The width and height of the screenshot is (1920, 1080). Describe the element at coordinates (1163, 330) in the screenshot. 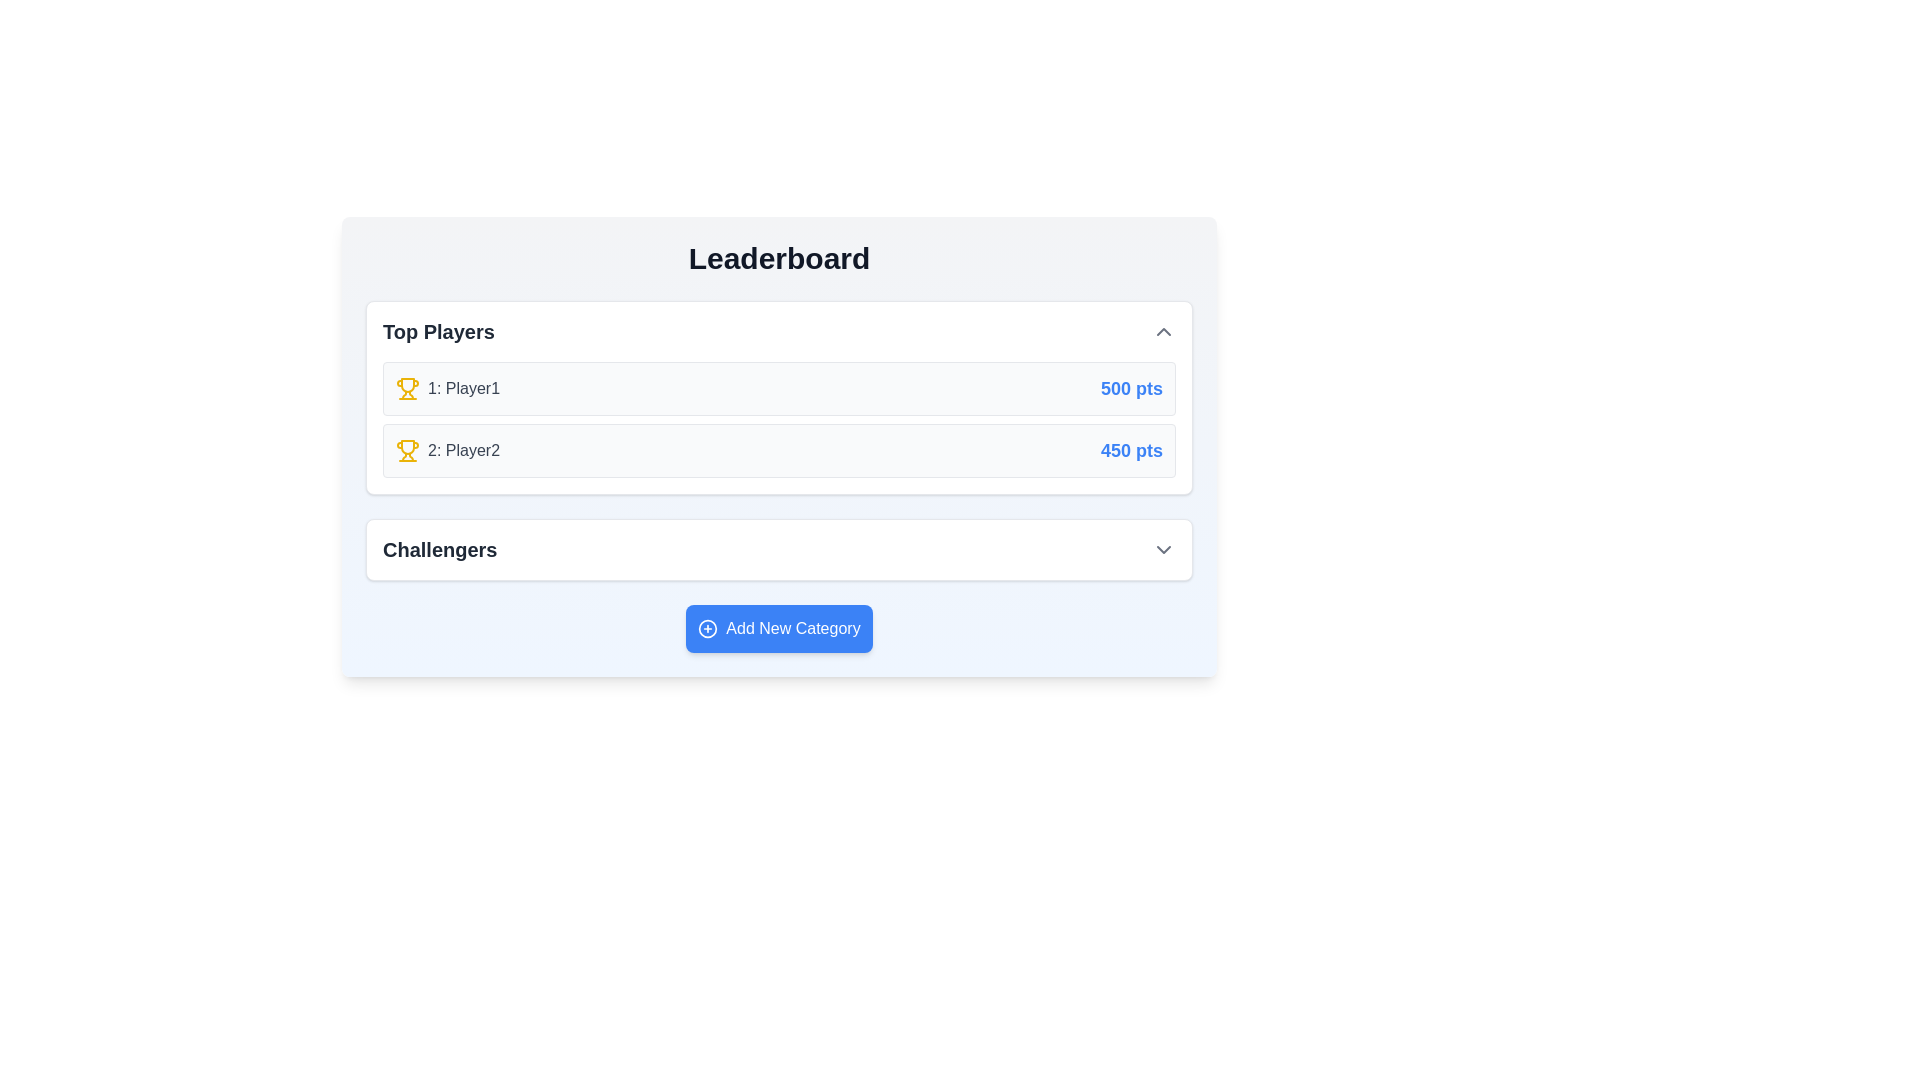

I see `the upward chevron icon` at that location.